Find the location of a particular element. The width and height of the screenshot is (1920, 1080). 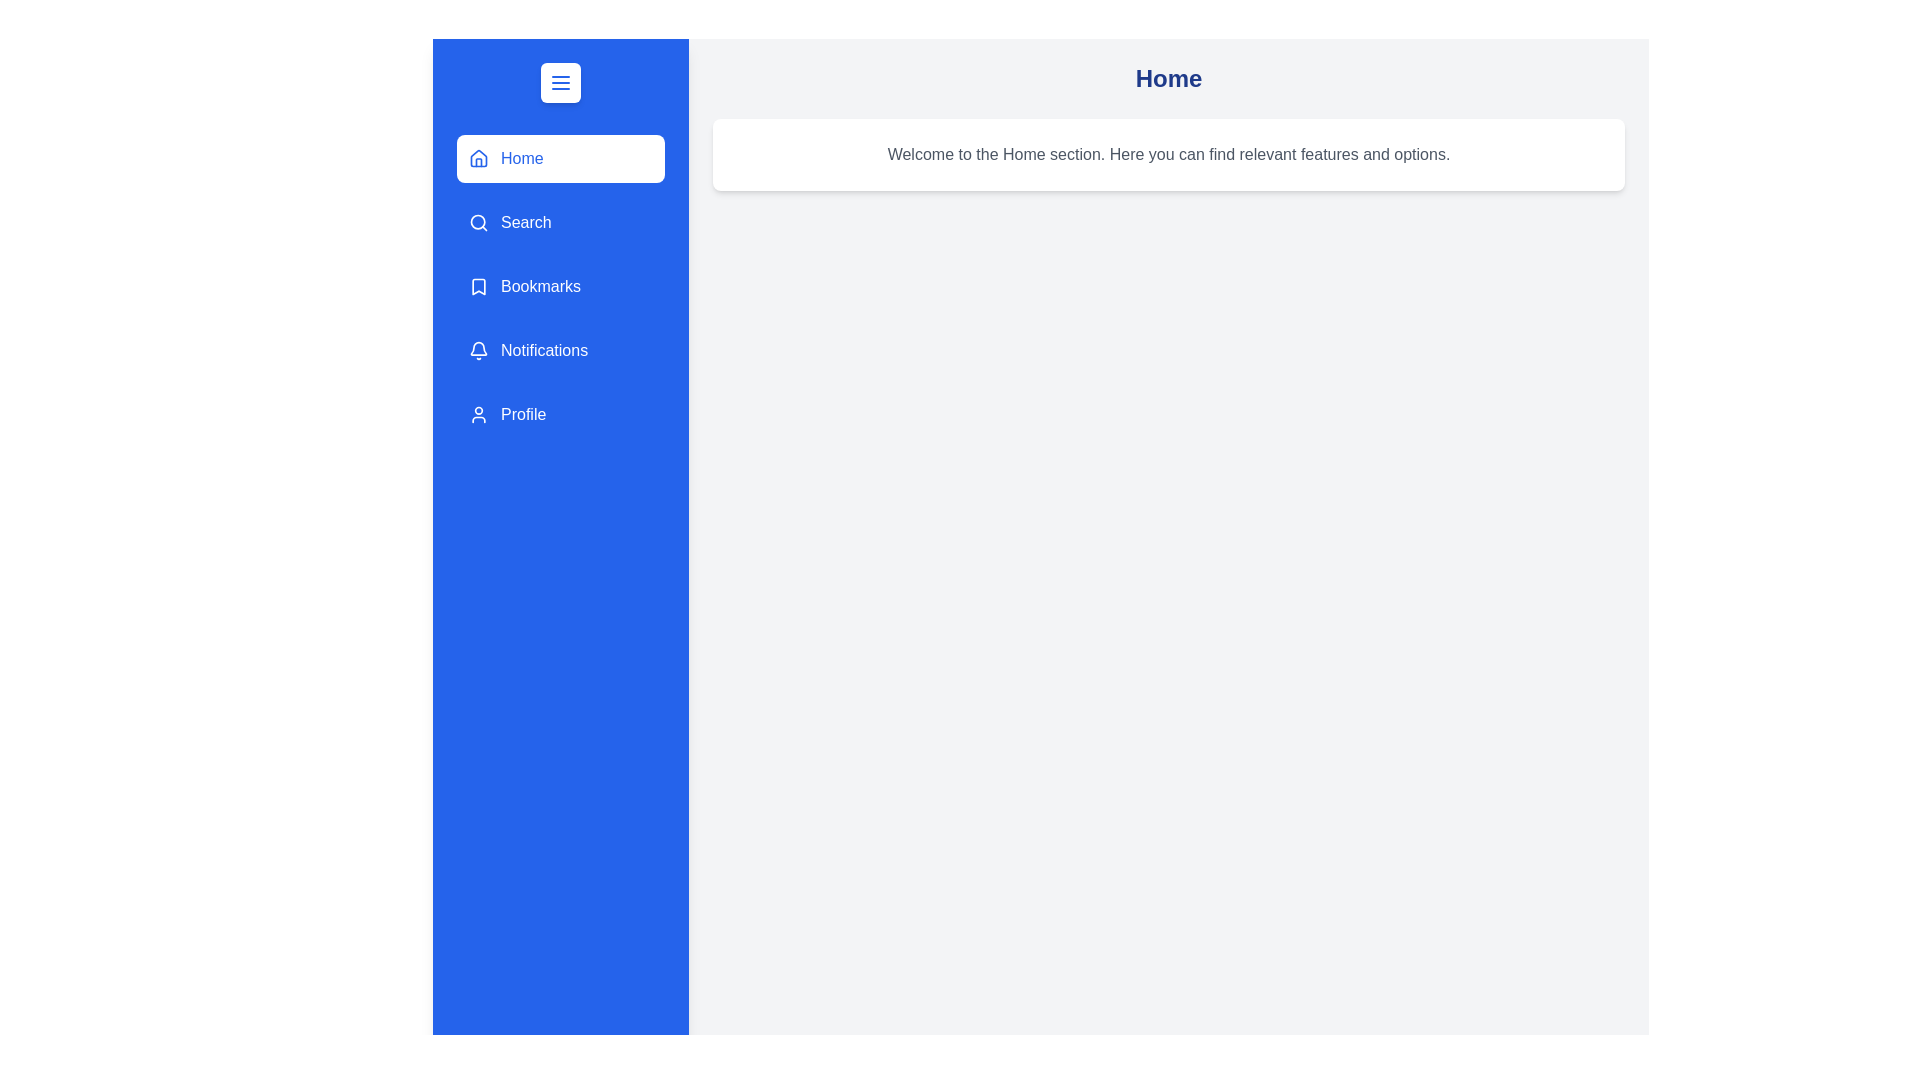

the menu item Home from the drawer is located at coordinates (560, 157).